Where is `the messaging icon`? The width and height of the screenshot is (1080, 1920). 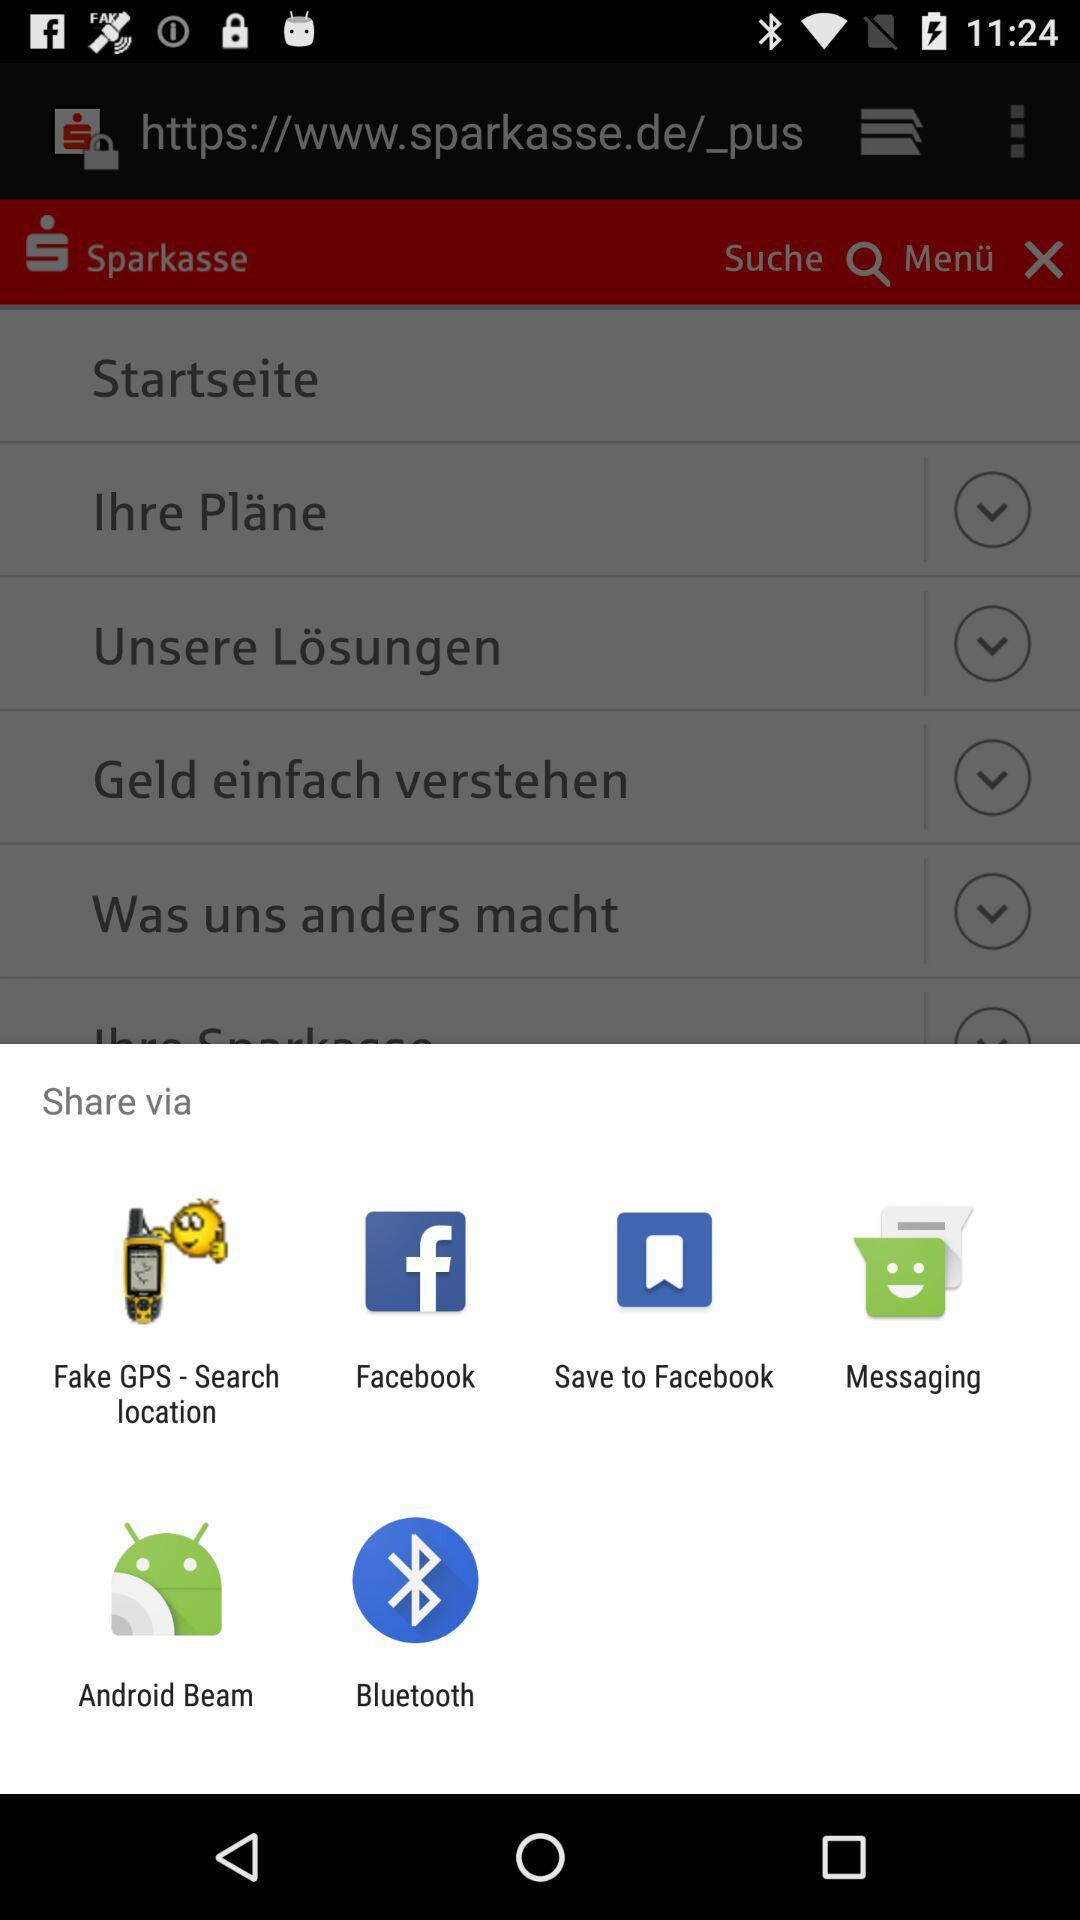
the messaging icon is located at coordinates (913, 1392).